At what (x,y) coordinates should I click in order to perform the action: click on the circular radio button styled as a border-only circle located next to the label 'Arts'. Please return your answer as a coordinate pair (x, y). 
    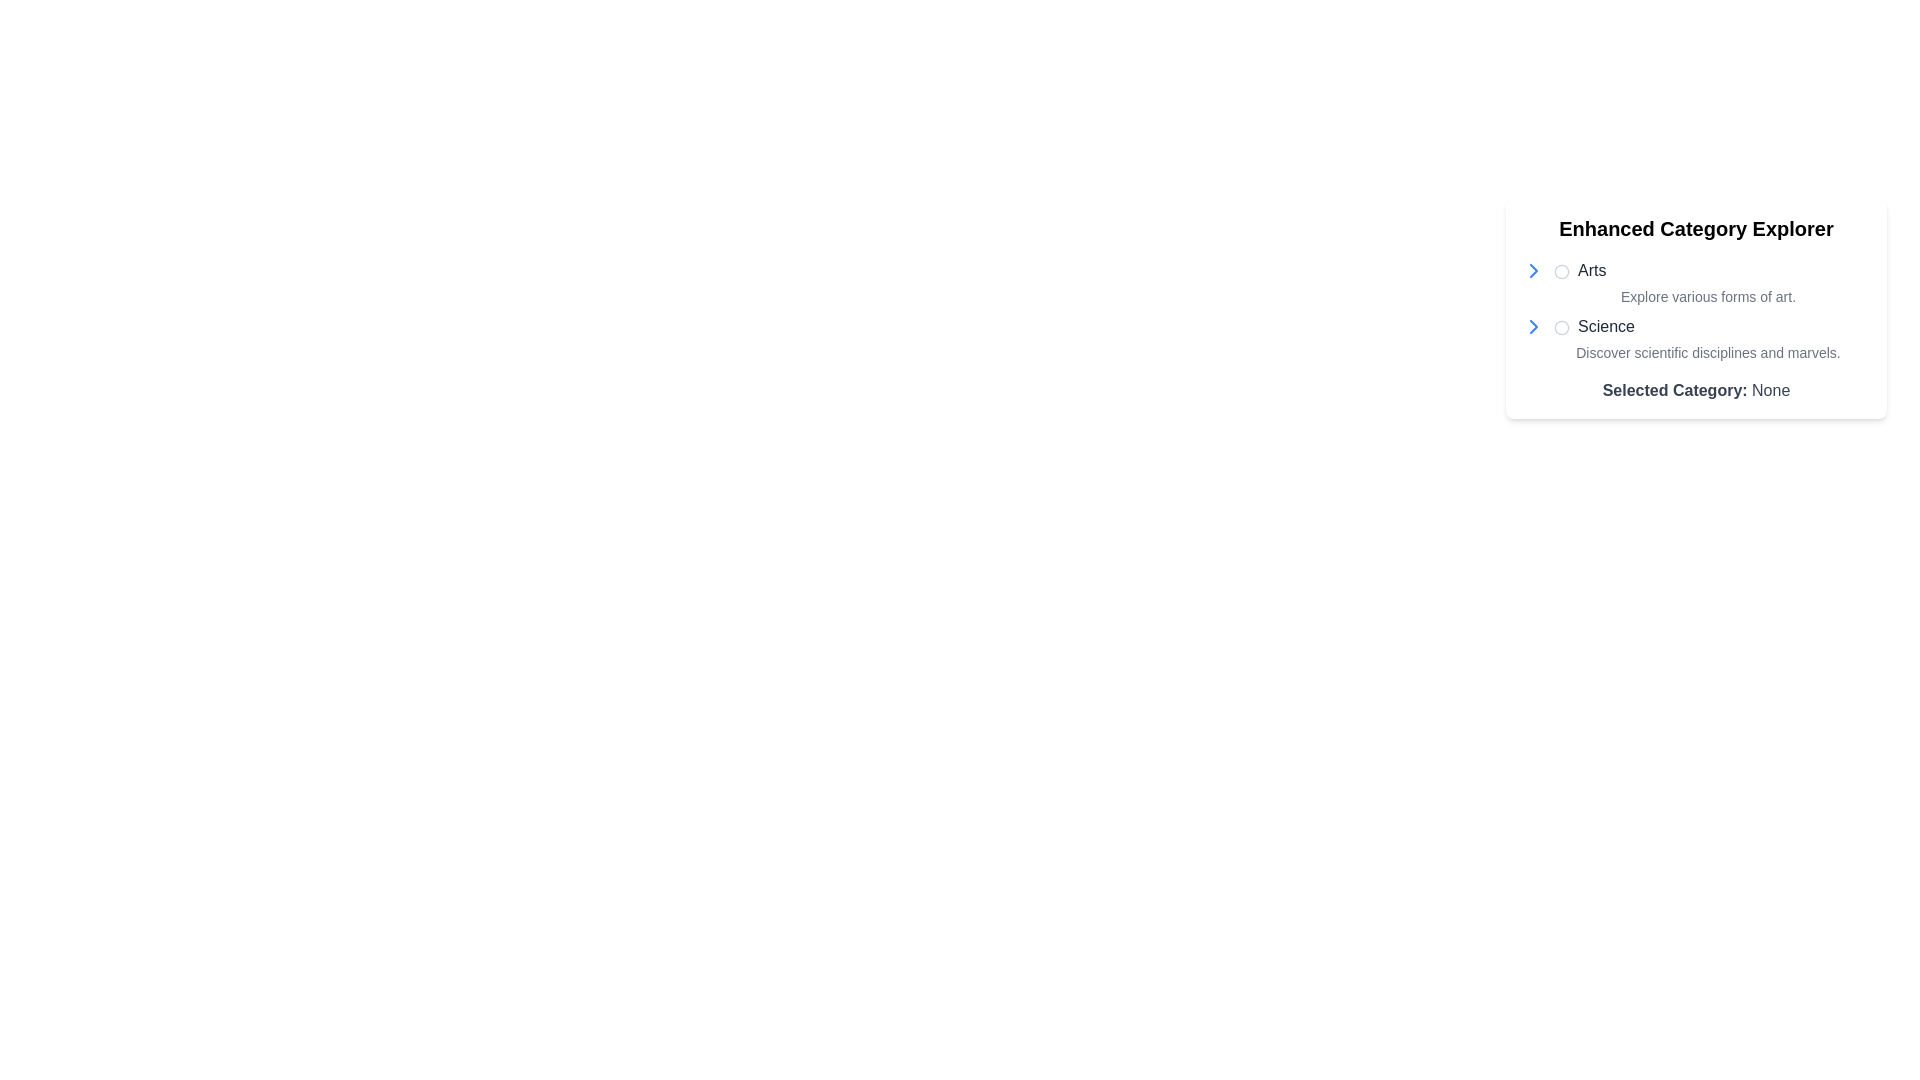
    Looking at the image, I should click on (1560, 270).